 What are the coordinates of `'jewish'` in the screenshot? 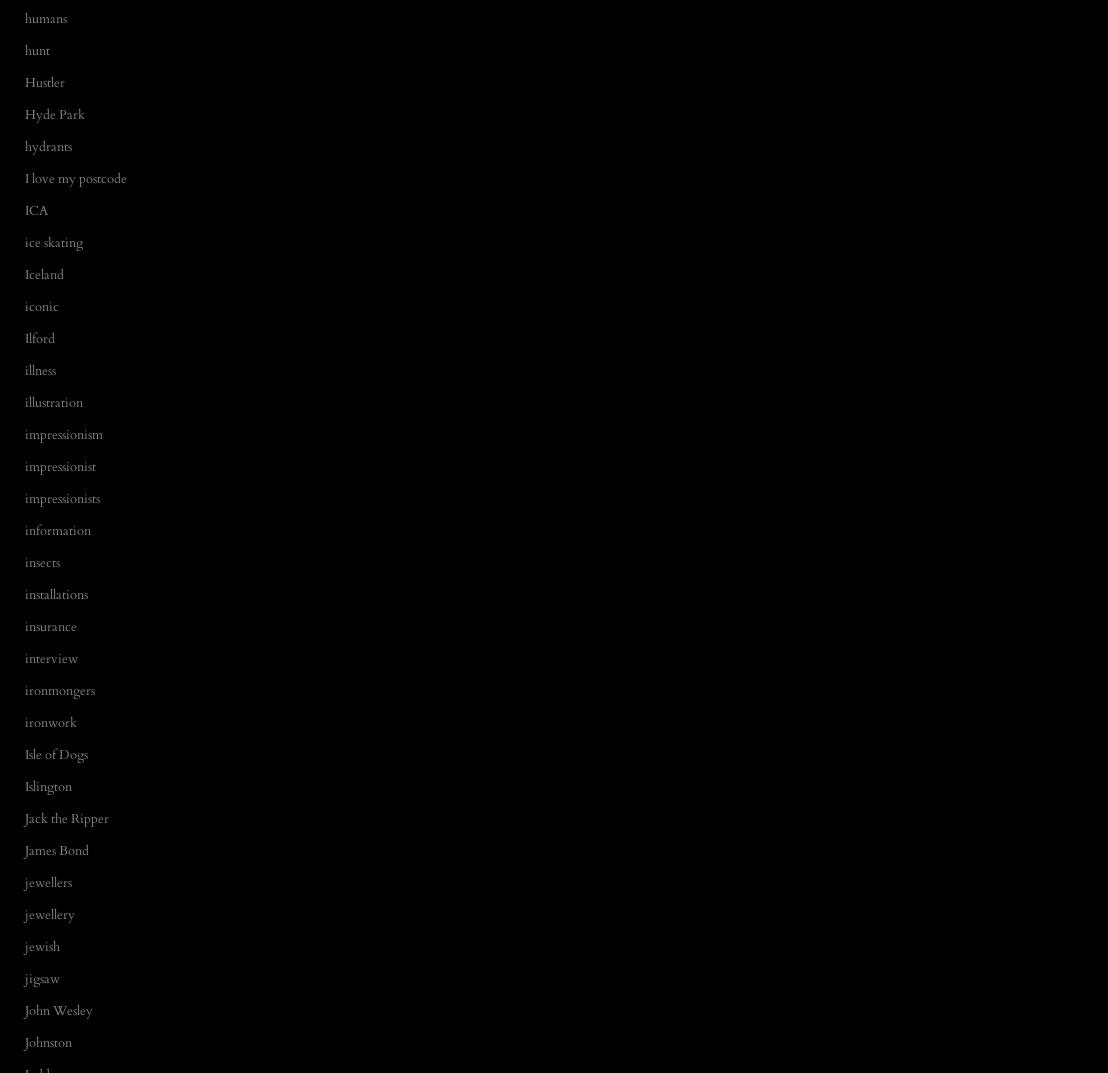 It's located at (42, 945).